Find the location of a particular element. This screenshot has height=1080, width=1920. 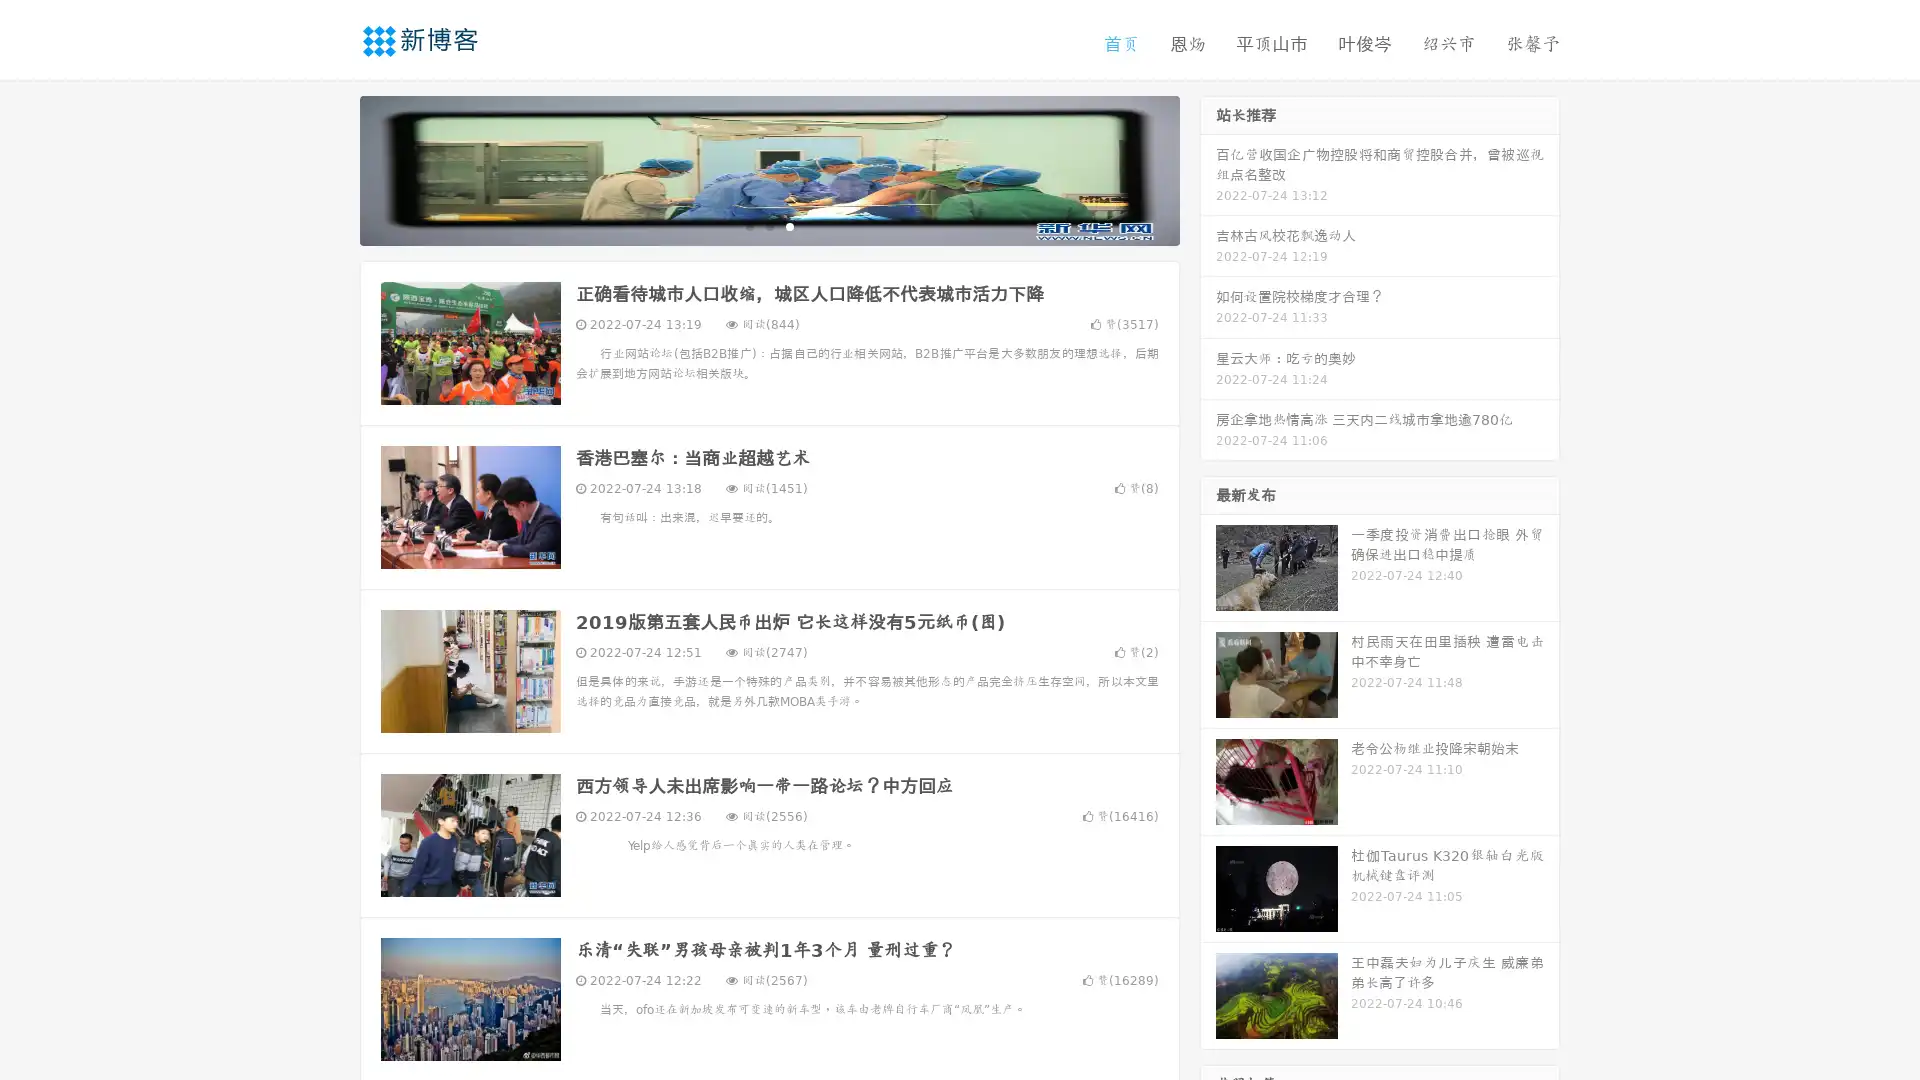

Go to slide 3 is located at coordinates (789, 225).